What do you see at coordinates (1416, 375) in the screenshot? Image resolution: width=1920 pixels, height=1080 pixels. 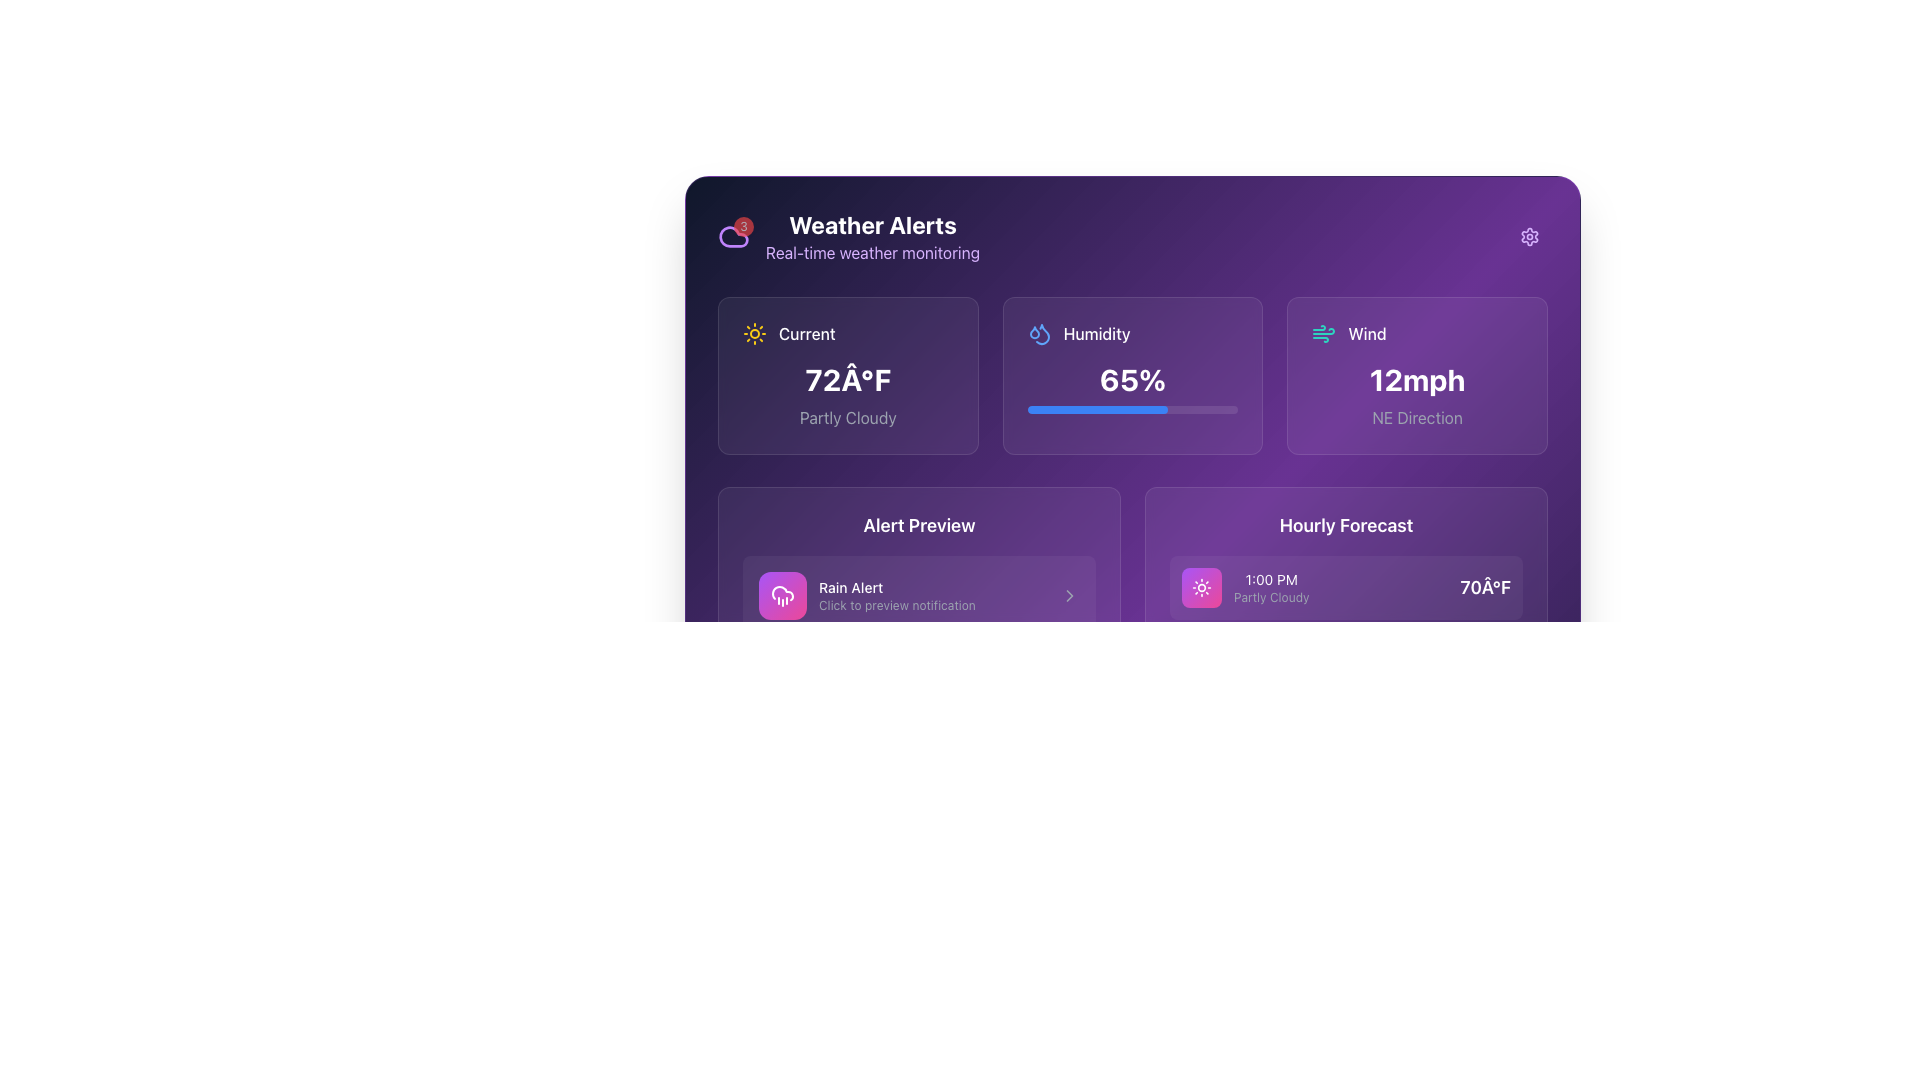 I see `the Information Card displaying current wind information, which shows speed ('12mph') and direction ('NE Direction') in the upper right quadrant of the interface` at bounding box center [1416, 375].